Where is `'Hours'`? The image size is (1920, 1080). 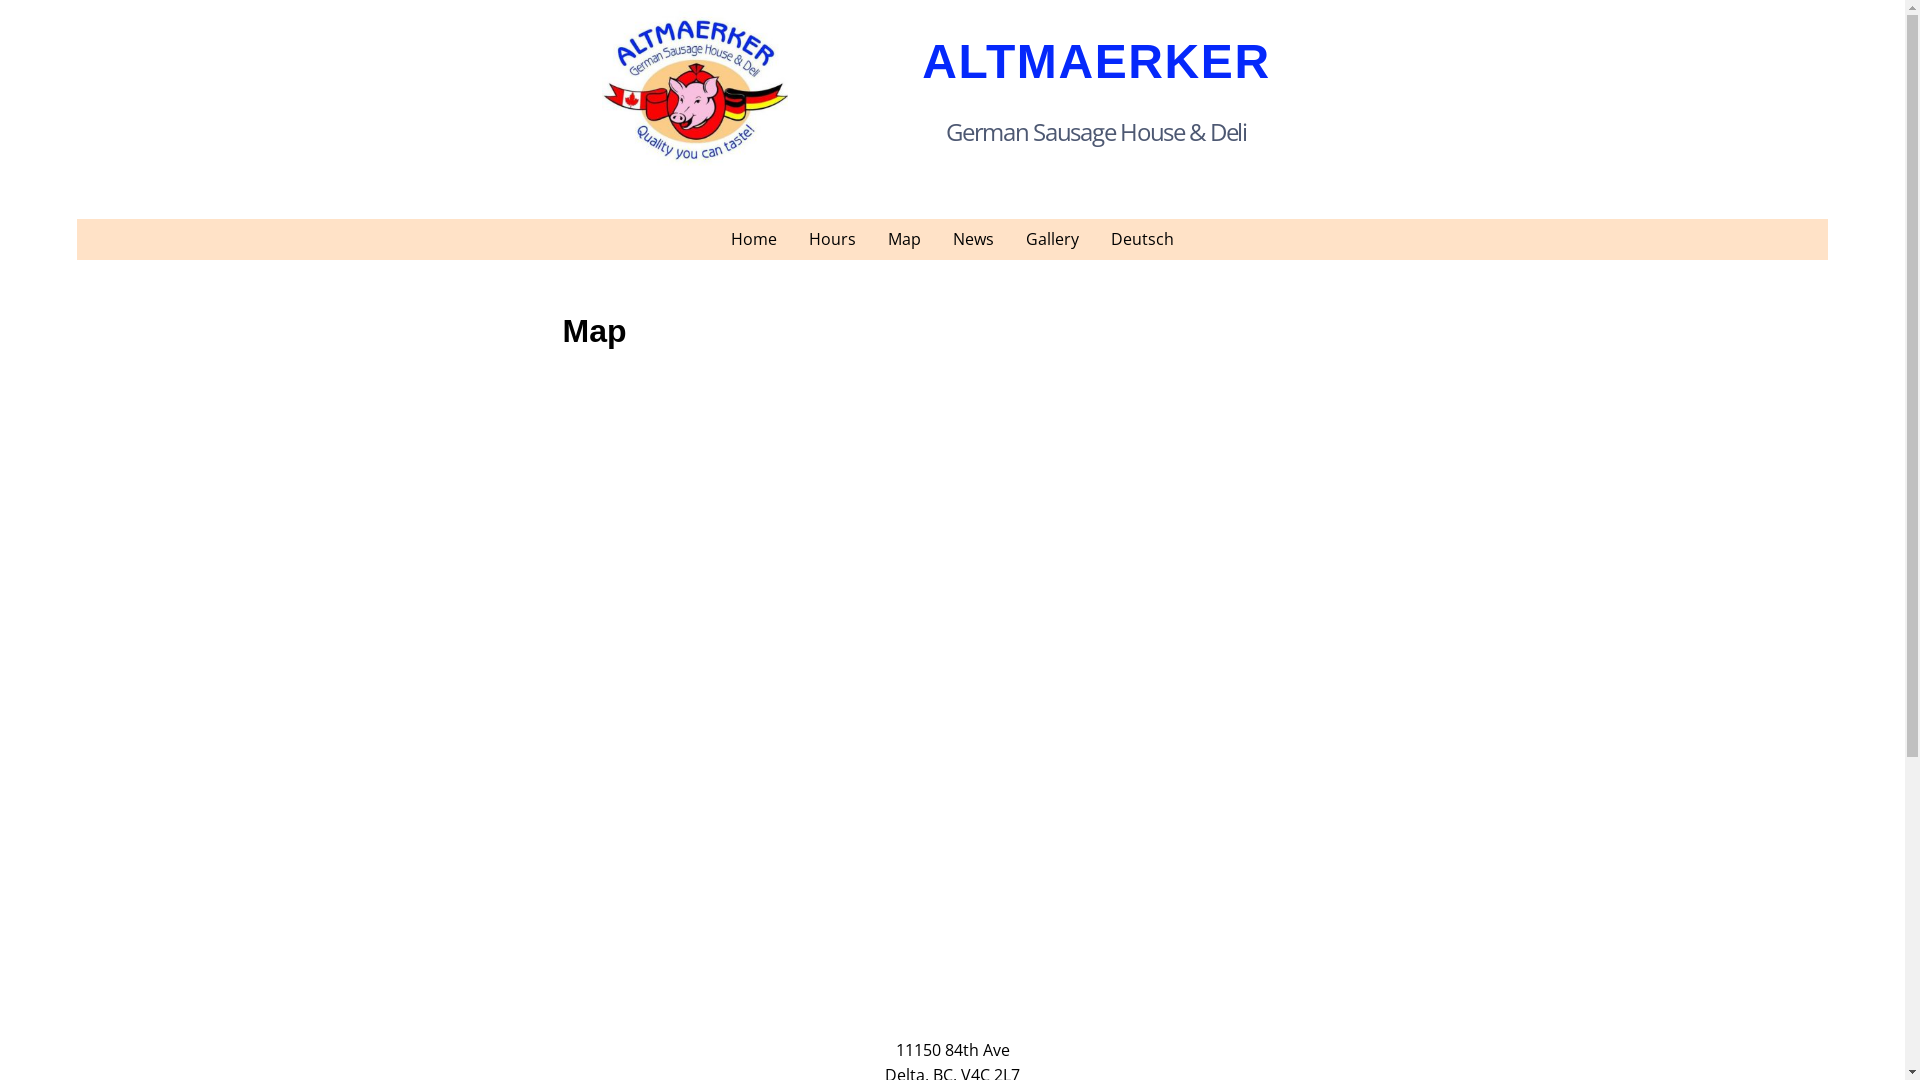 'Hours' is located at coordinates (832, 238).